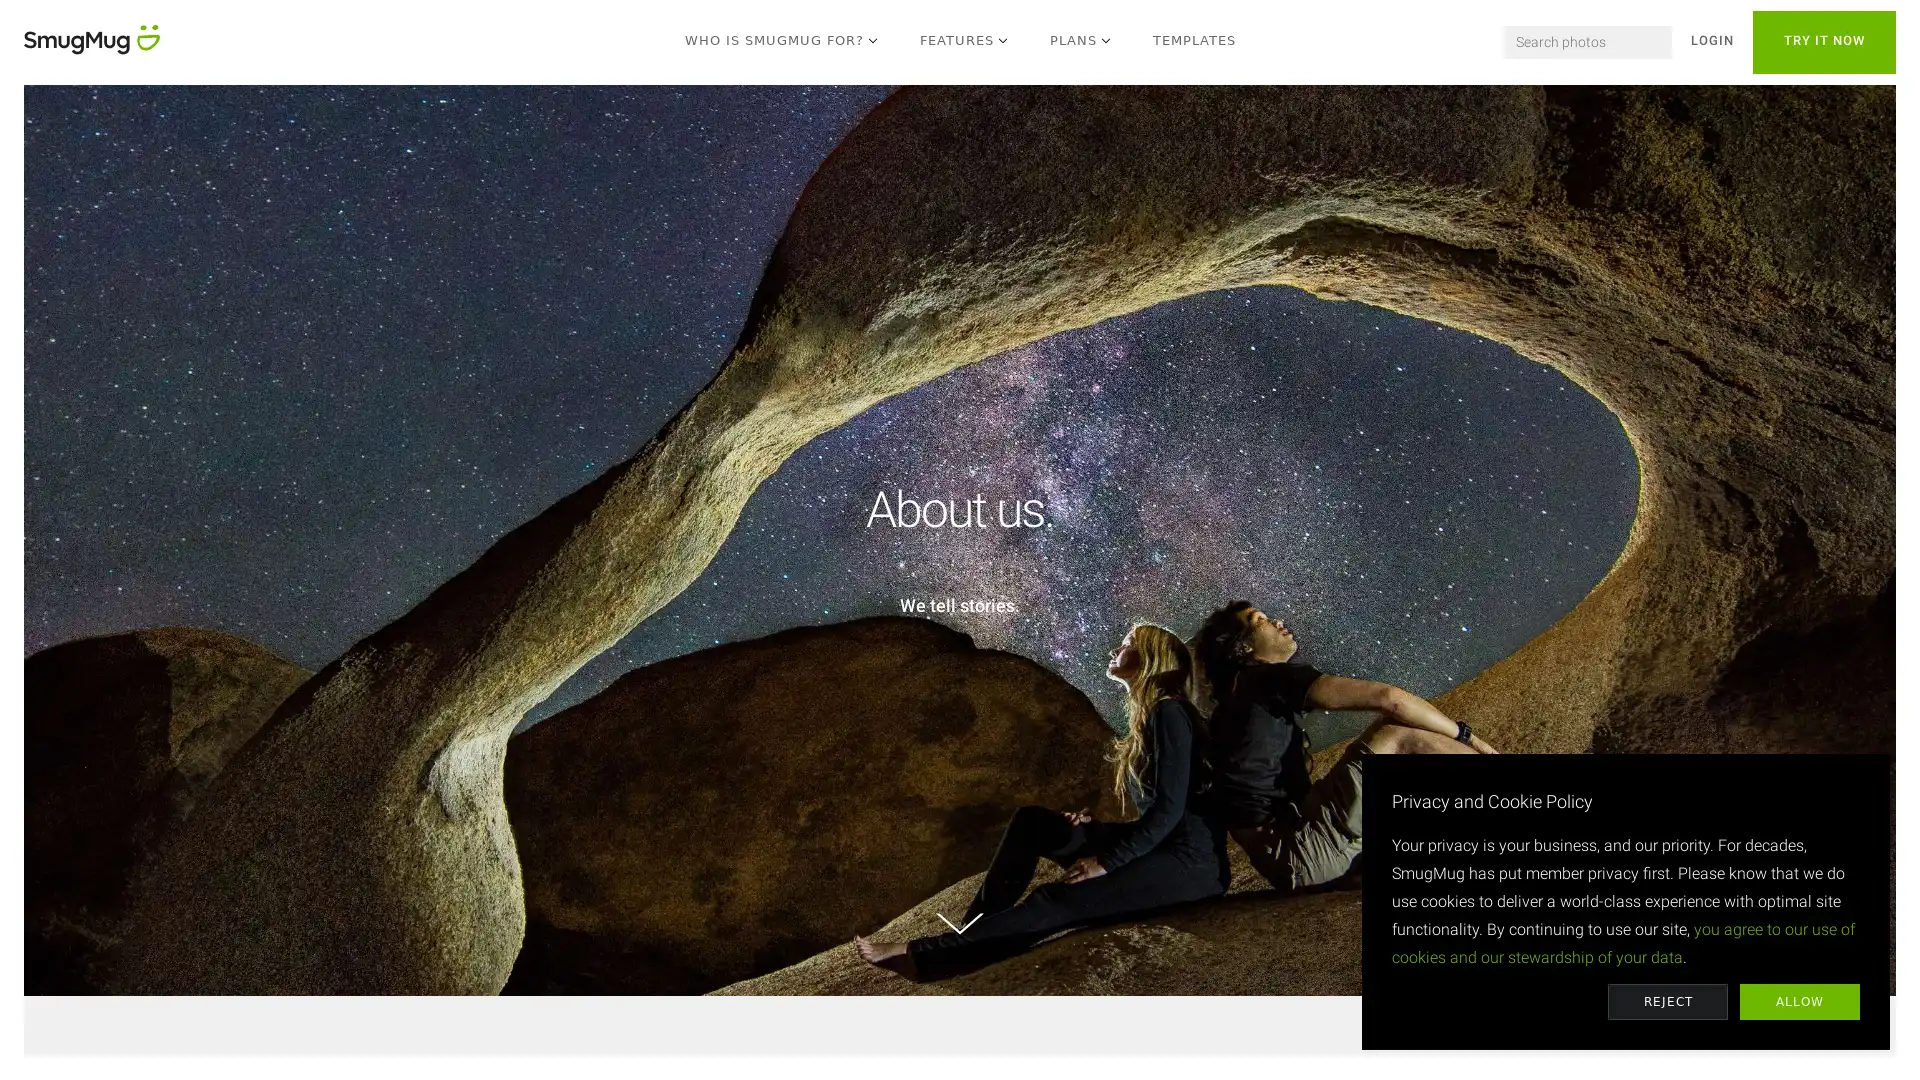 The width and height of the screenshot is (1920, 1080). I want to click on REJECT, so click(1668, 1002).